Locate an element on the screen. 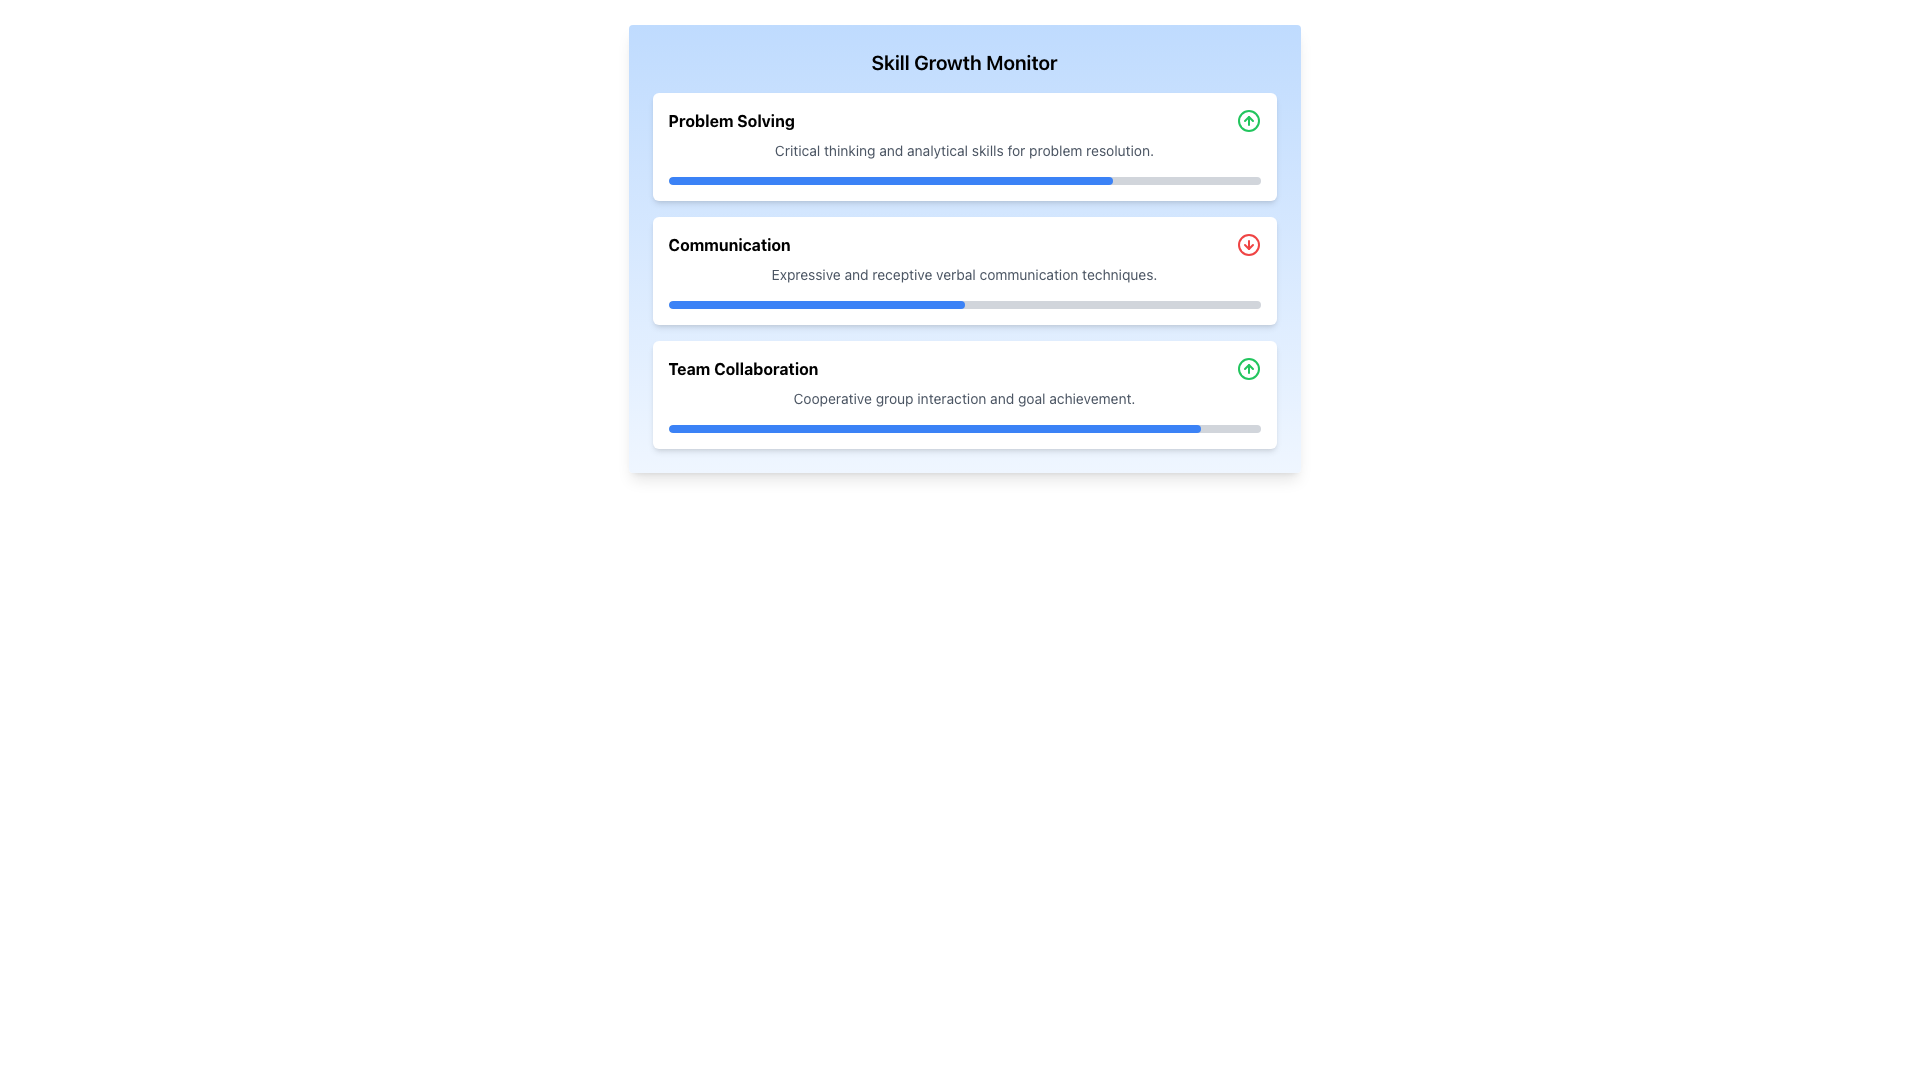 The width and height of the screenshot is (1920, 1080). the progress indicator icon for the 'Team Collaboration' skill, located on the rightmost side of the section, adjacent to the descriptive text and progress bar is located at coordinates (1247, 369).